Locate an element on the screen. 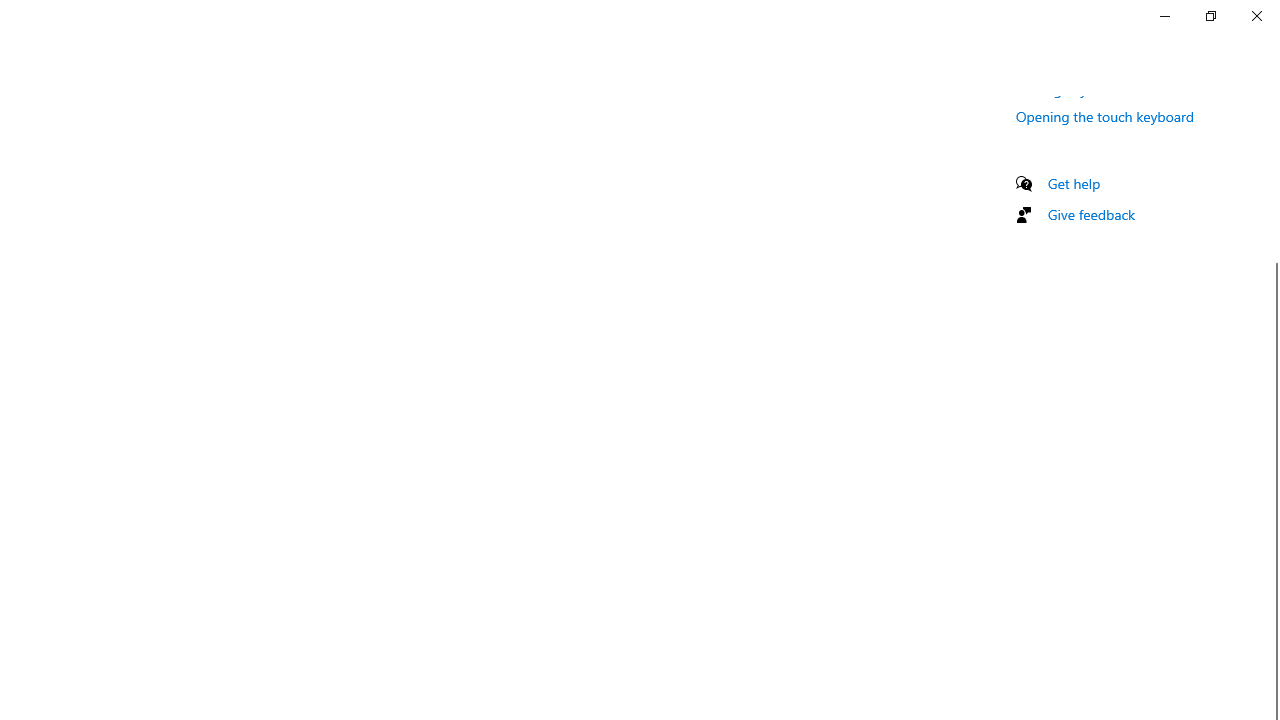  'Close Settings' is located at coordinates (1255, 15).